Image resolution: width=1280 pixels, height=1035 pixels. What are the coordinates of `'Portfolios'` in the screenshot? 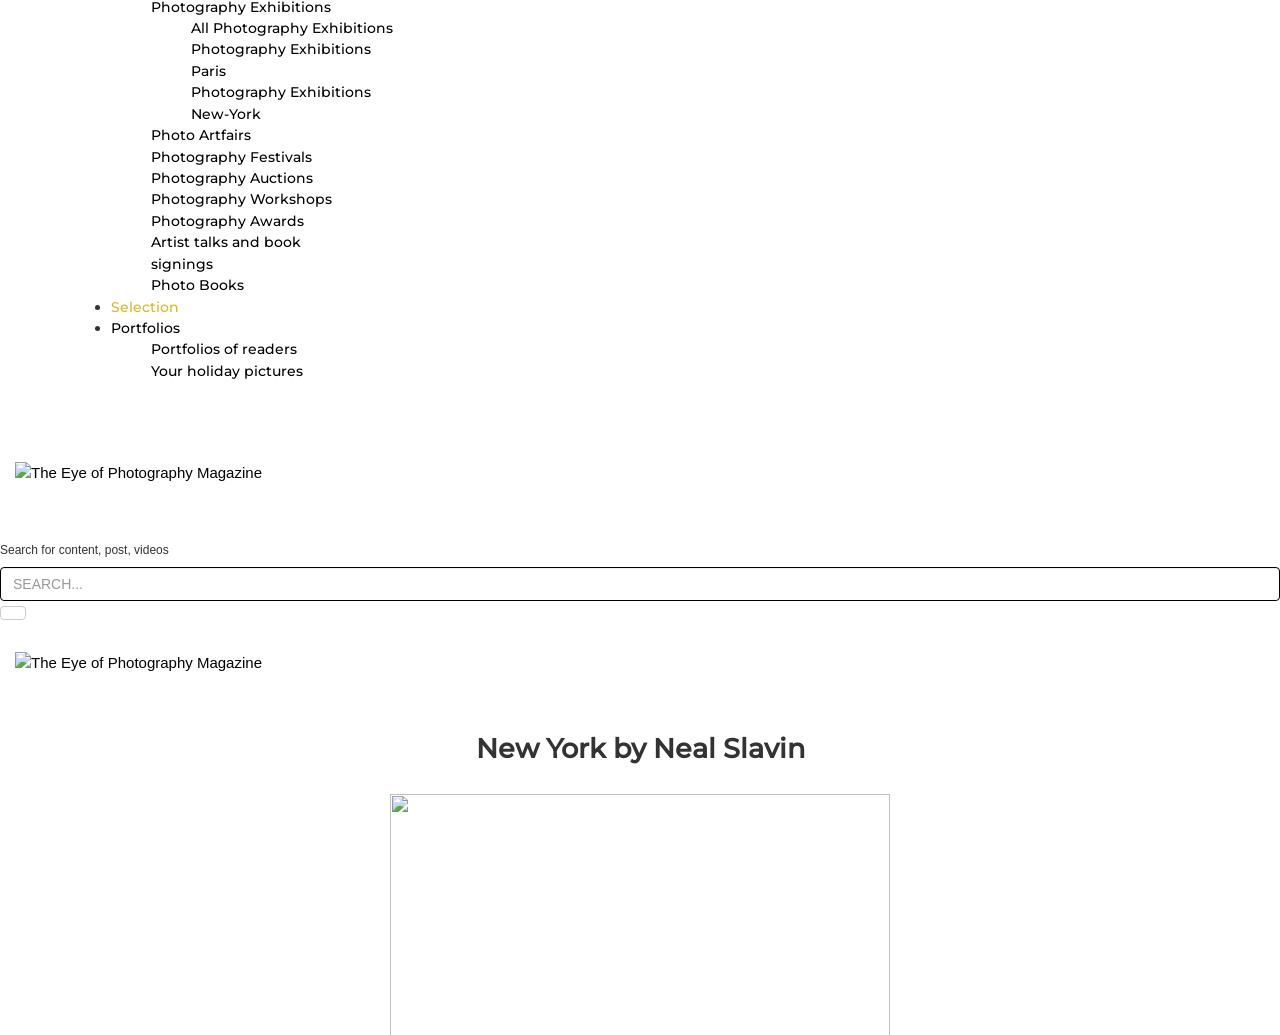 It's located at (144, 326).